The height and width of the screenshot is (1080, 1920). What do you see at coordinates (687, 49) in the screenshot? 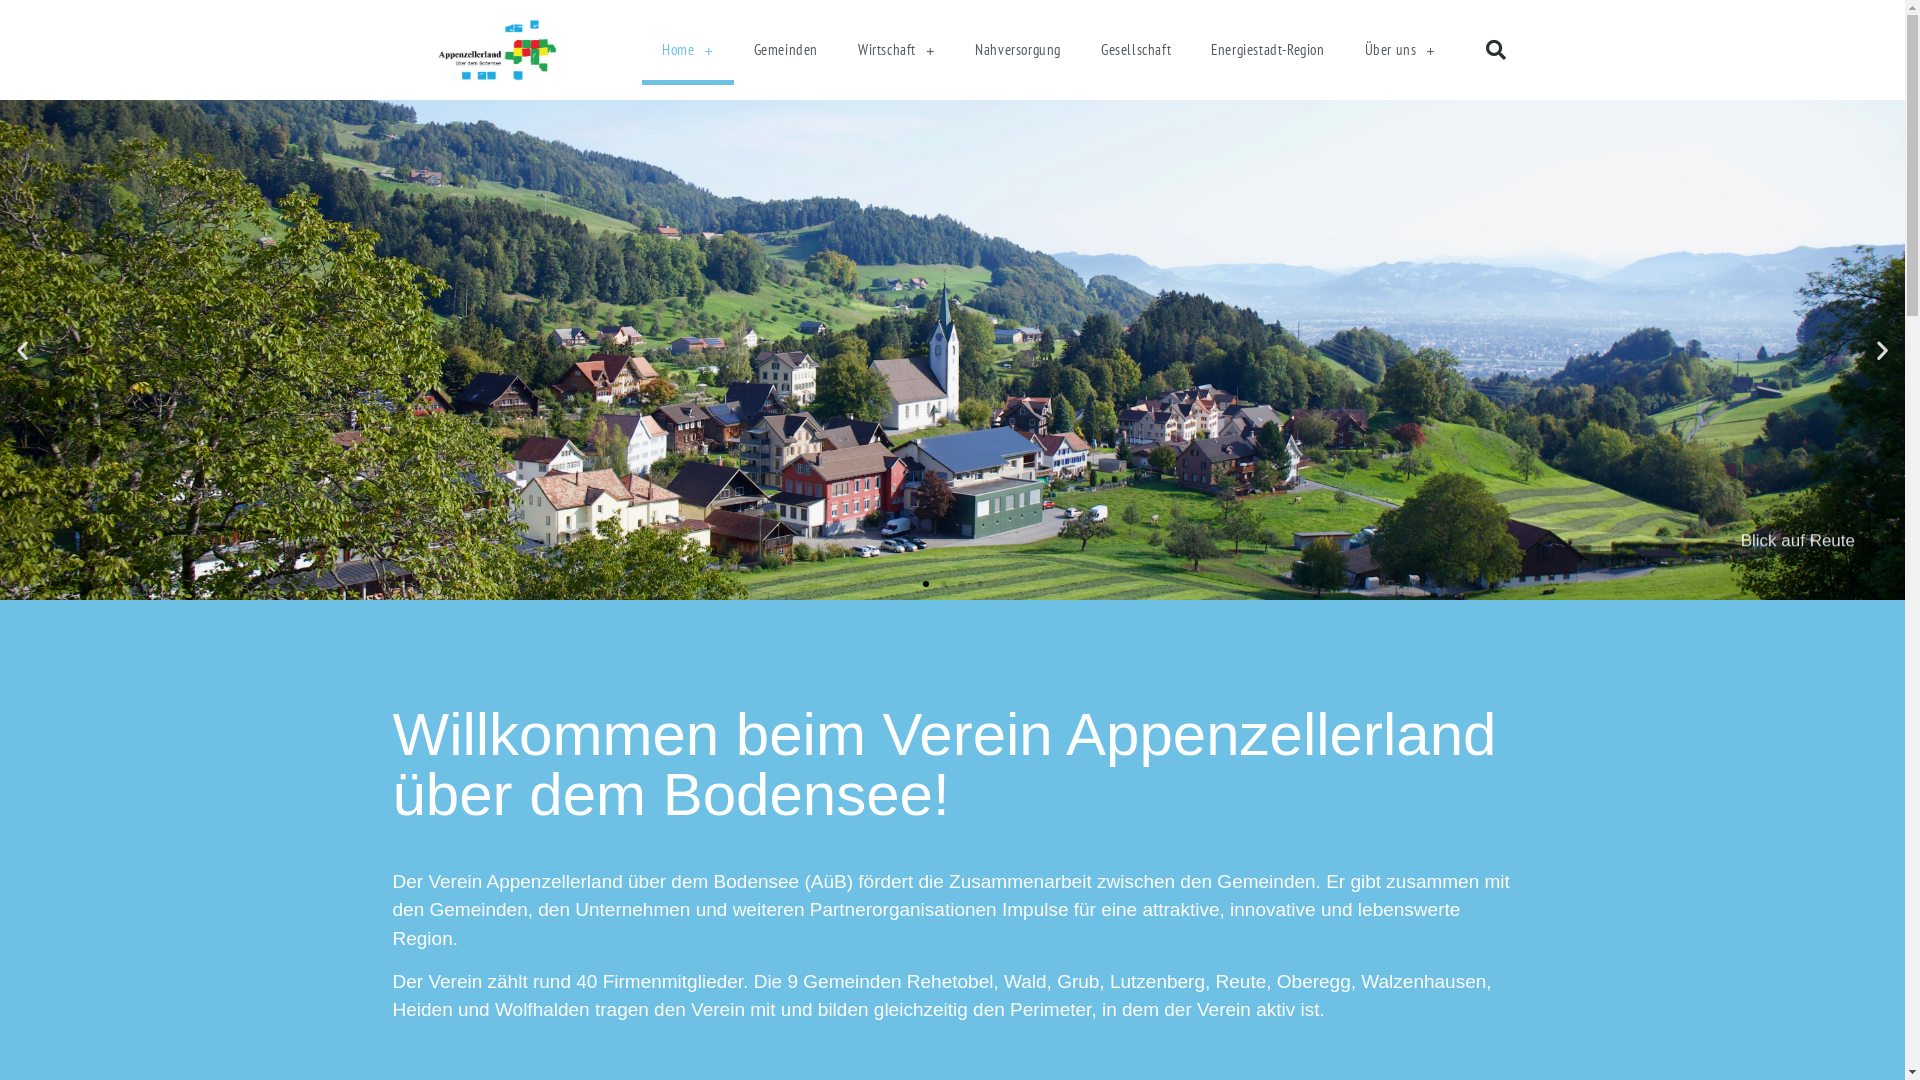
I see `'Home'` at bounding box center [687, 49].